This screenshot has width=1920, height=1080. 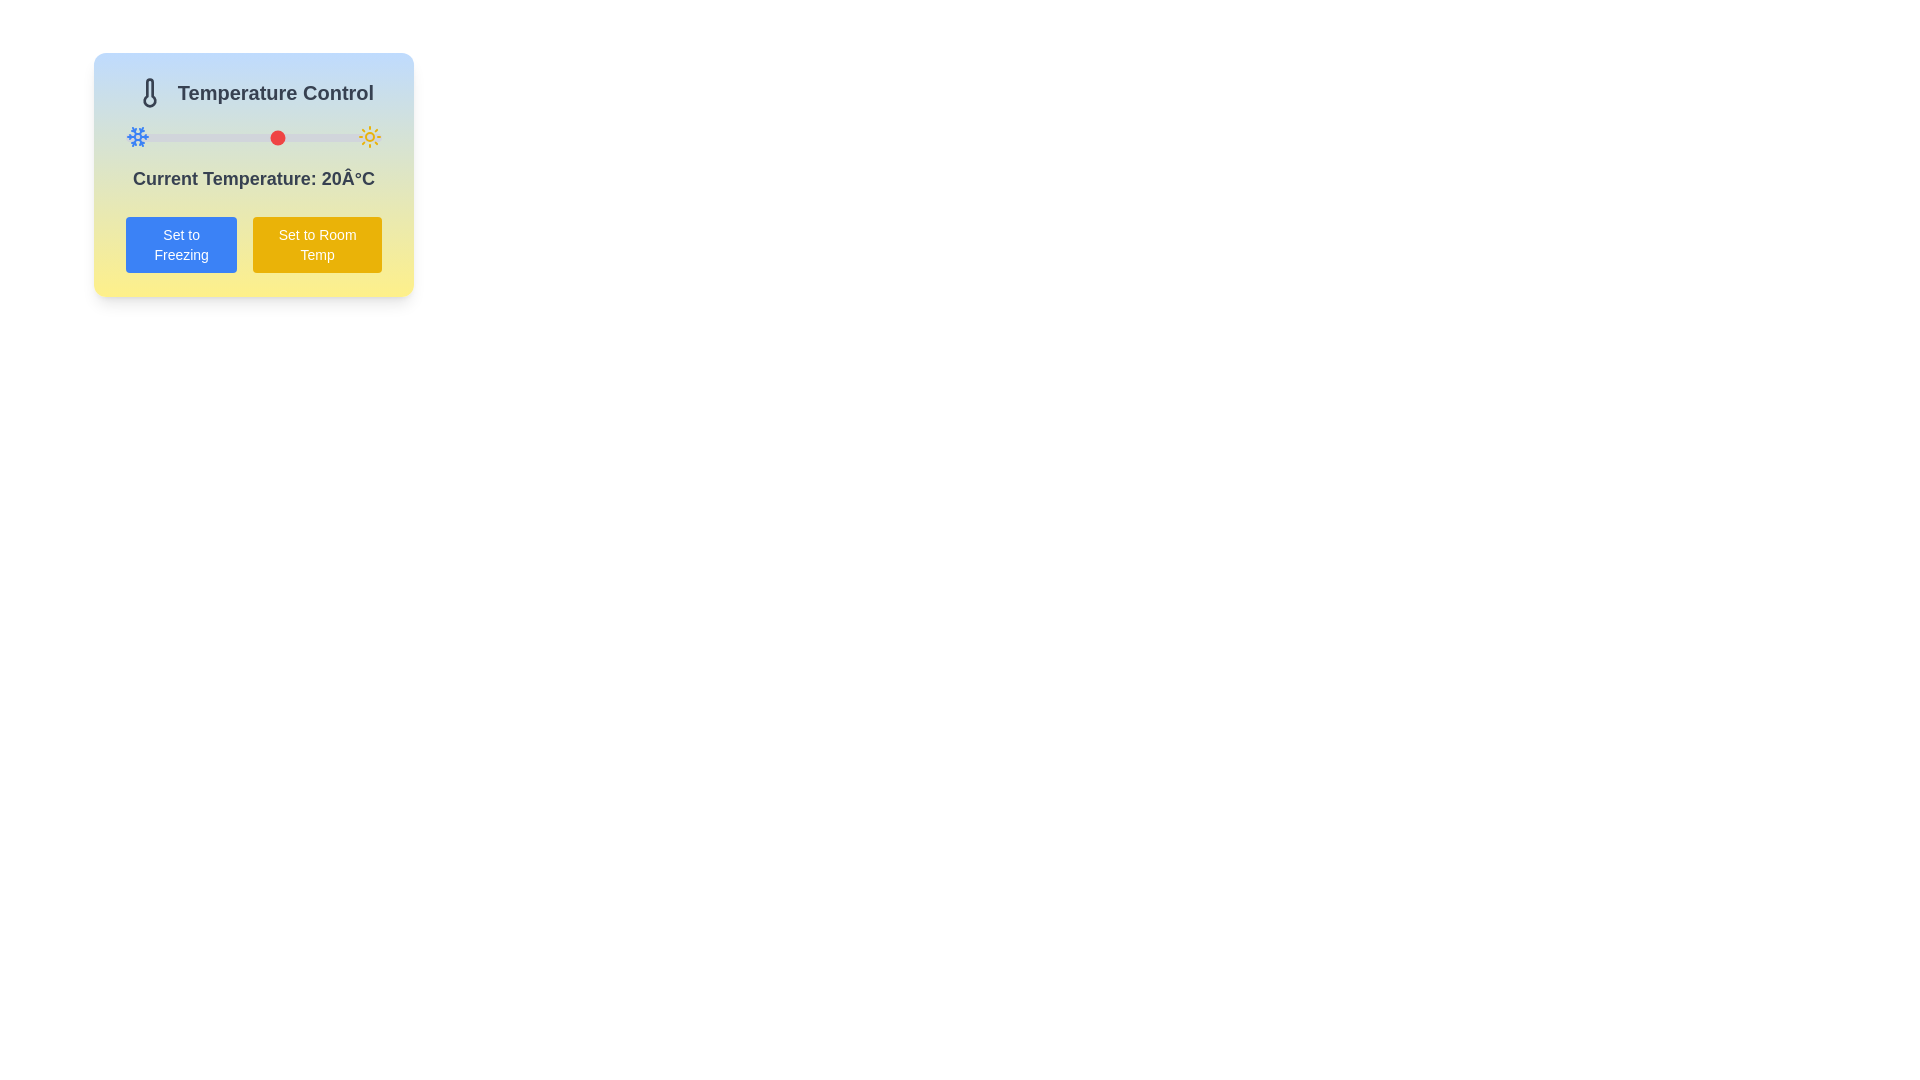 What do you see at coordinates (182, 137) in the screenshot?
I see `the temperature` at bounding box center [182, 137].